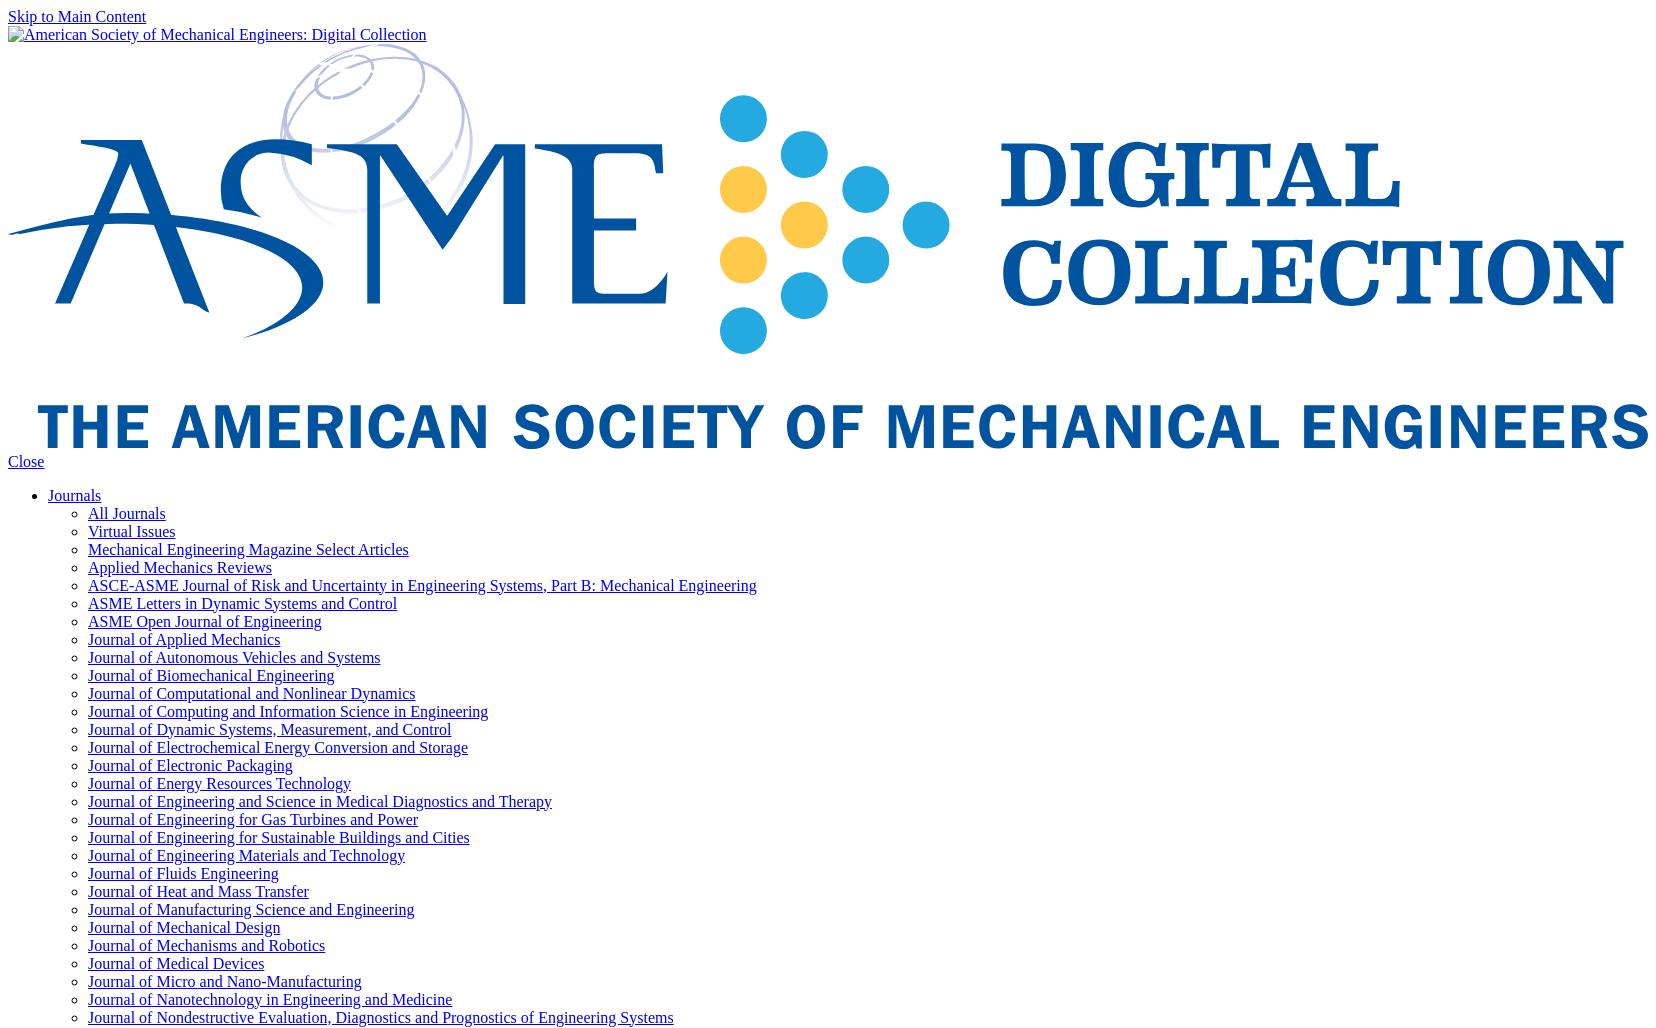 The width and height of the screenshot is (1656, 1028). Describe the element at coordinates (278, 745) in the screenshot. I see `'Journal of Electrochemical Energy Conversion and Storage'` at that location.